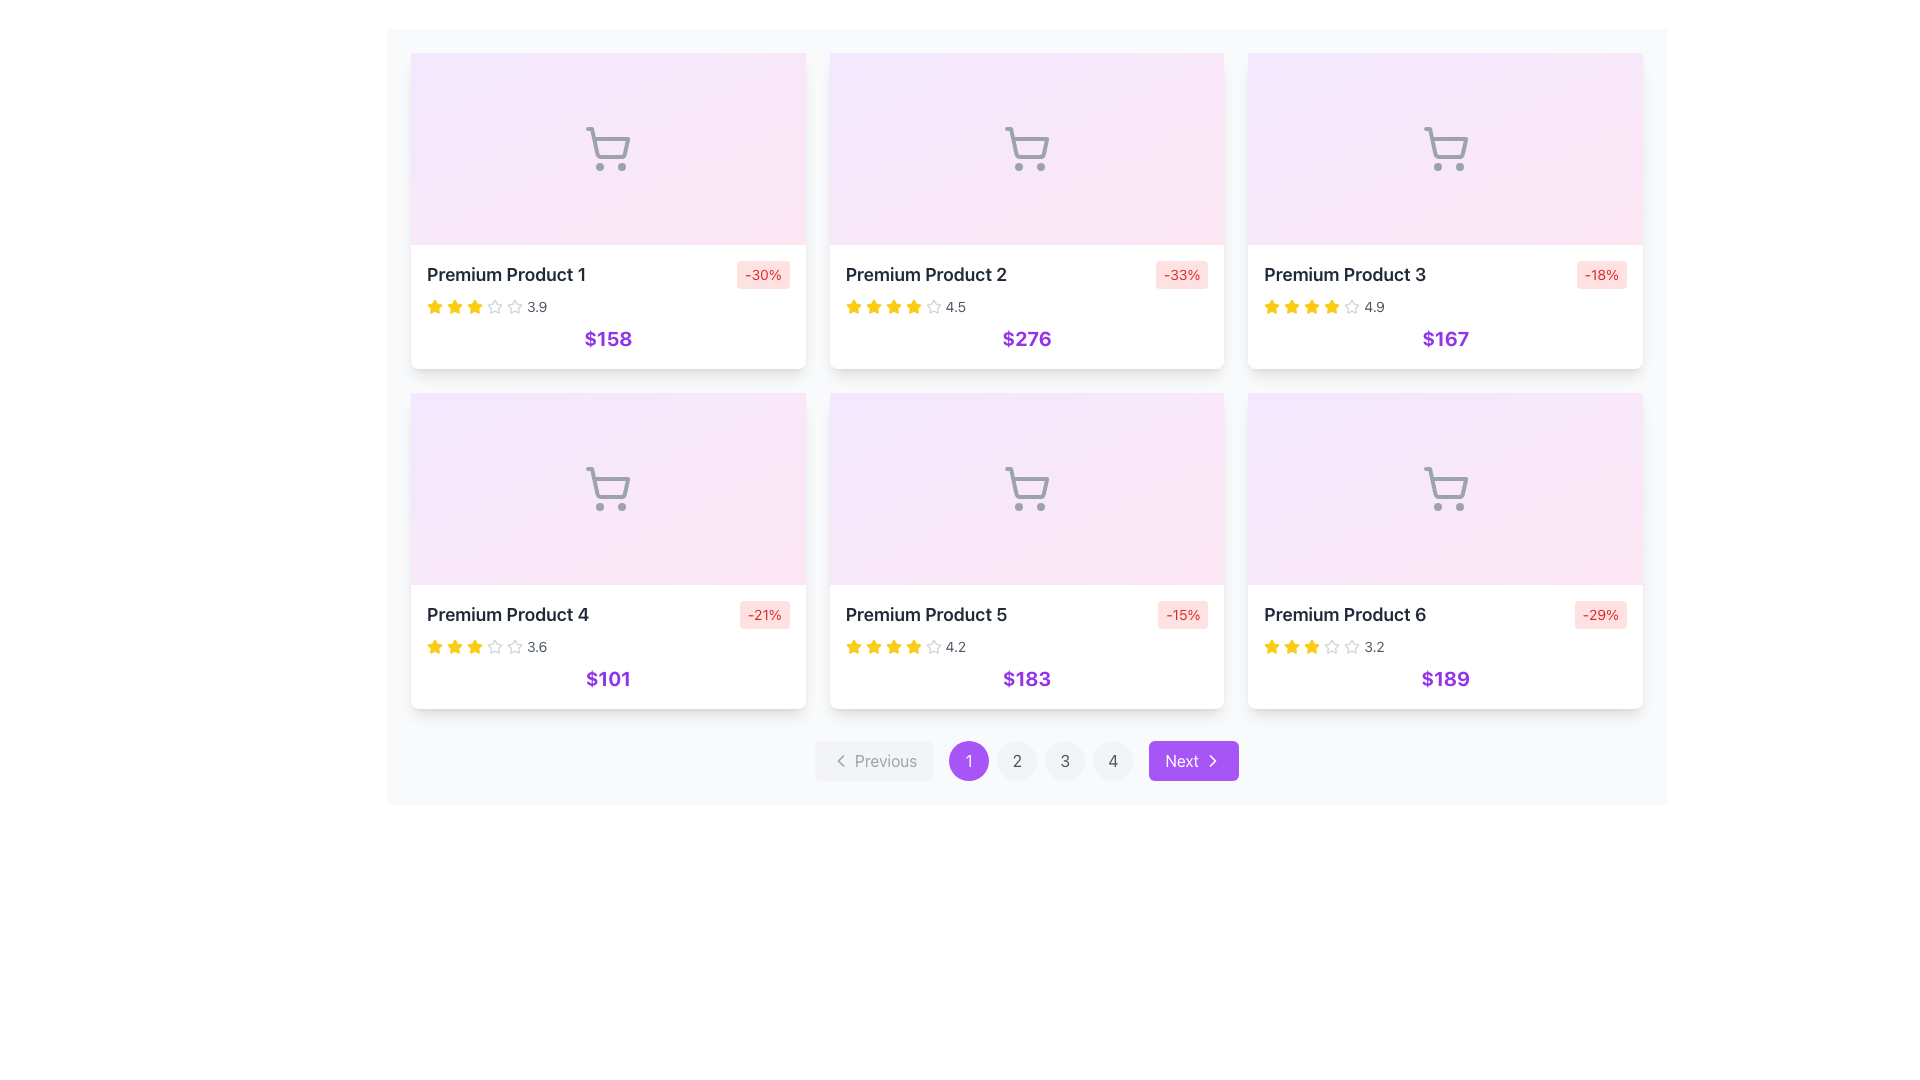  I want to click on the shopping cart icon with a gray outline, located centrally within the 'Premium Product 3' card, positioned in the upper half above the text and pricing details, so click(1445, 148).